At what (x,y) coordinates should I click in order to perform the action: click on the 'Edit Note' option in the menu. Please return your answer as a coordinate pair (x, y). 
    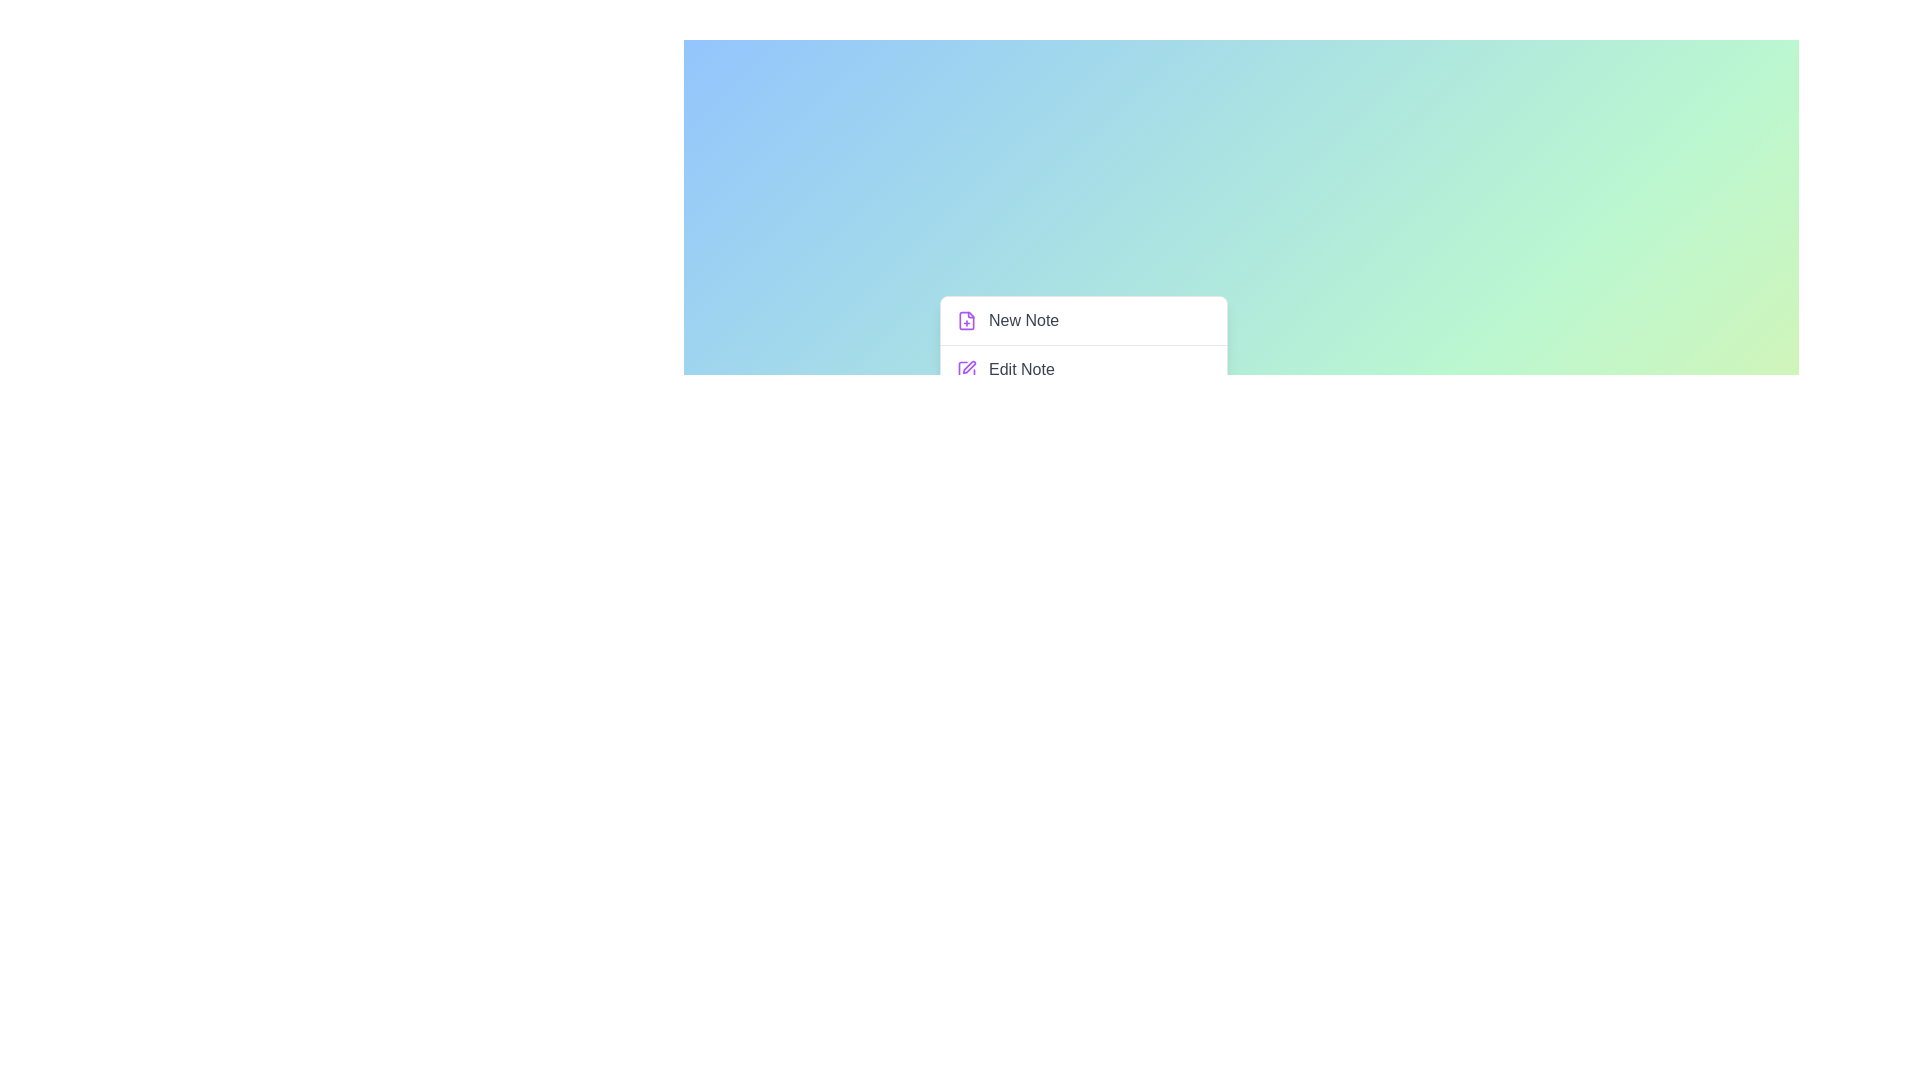
    Looking at the image, I should click on (1083, 369).